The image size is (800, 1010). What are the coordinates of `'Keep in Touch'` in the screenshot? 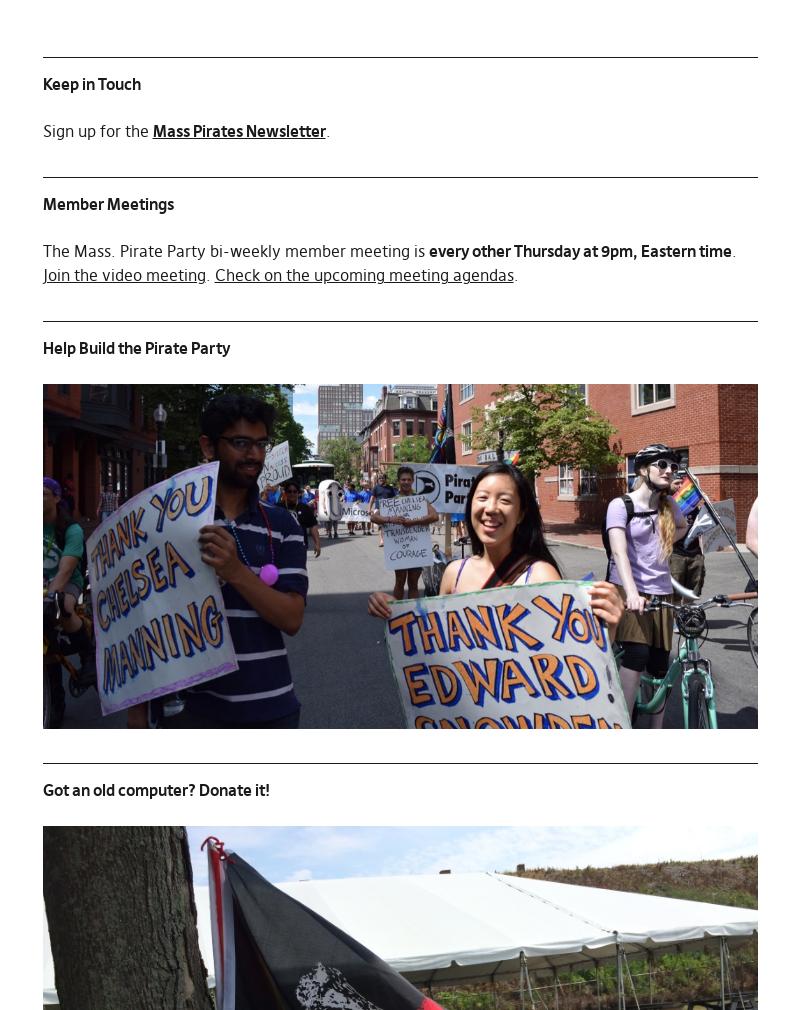 It's located at (90, 82).